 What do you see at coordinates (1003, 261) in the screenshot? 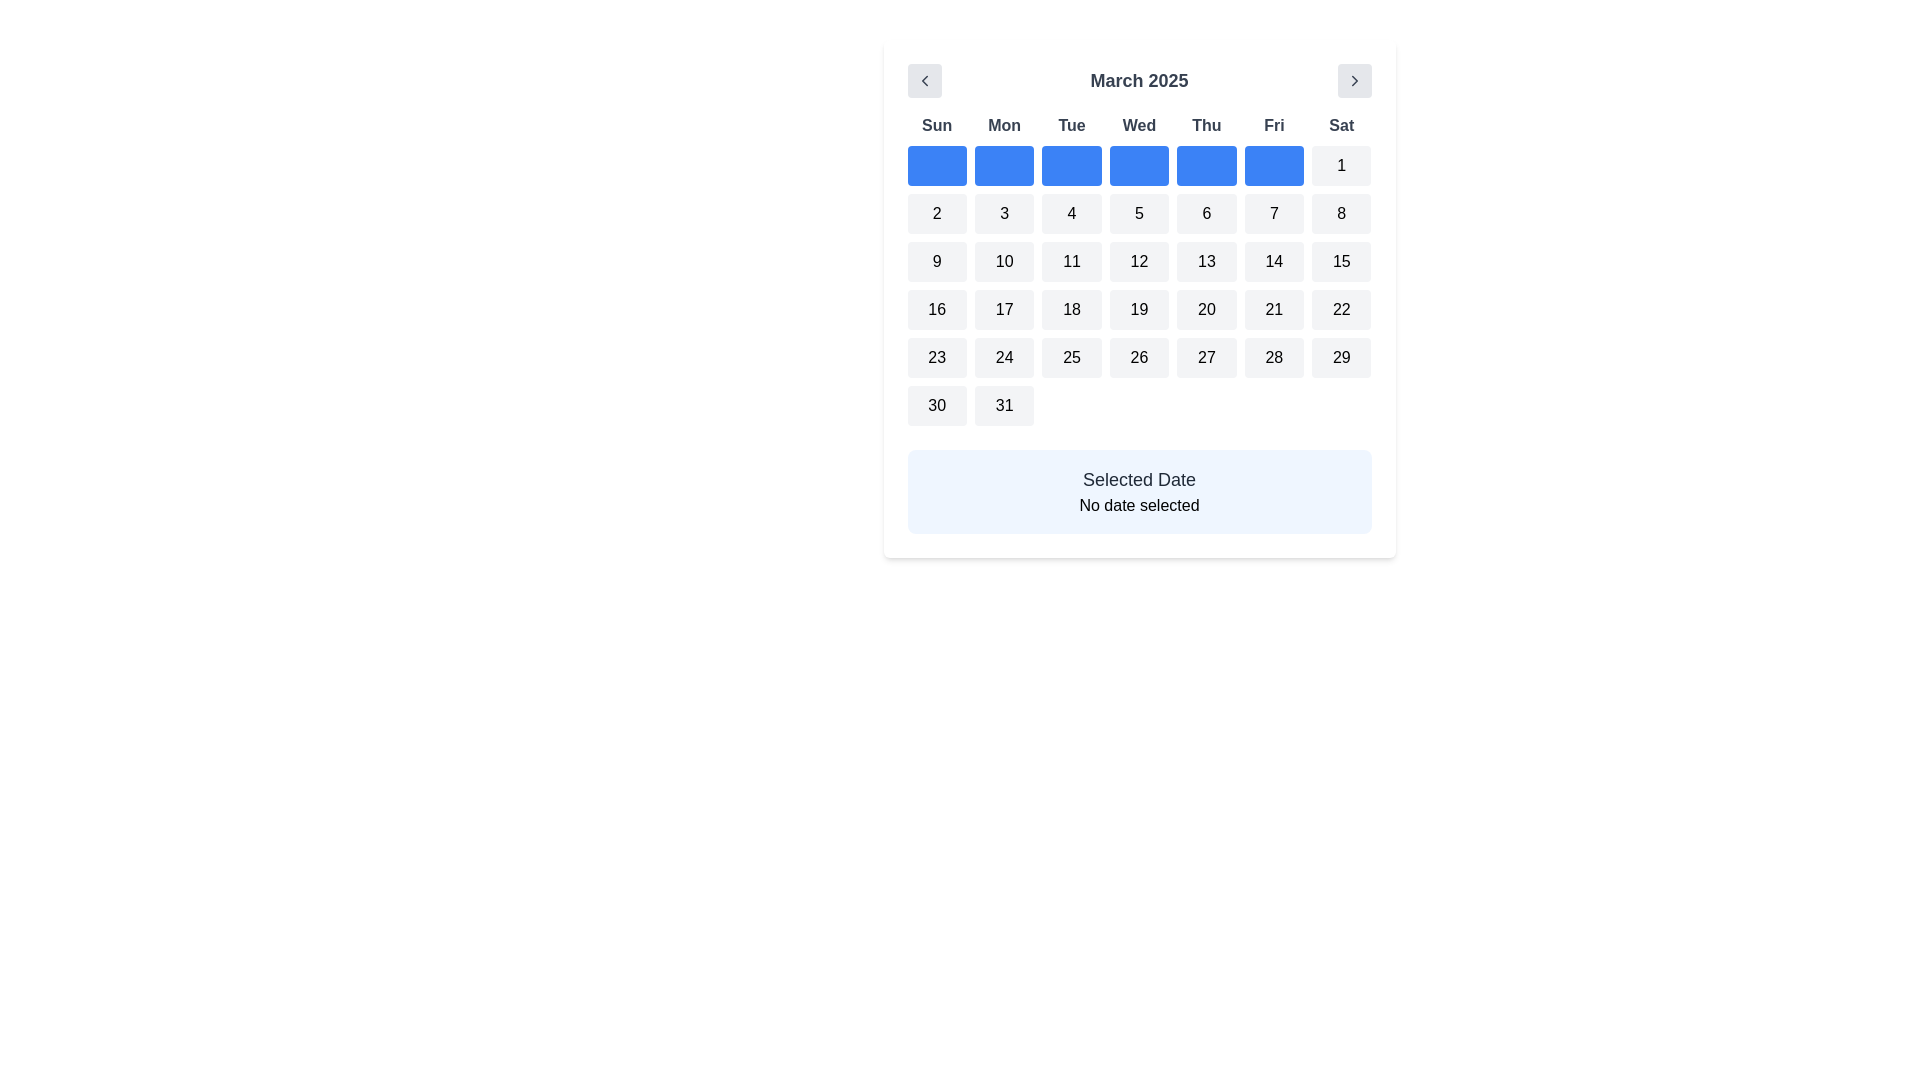
I see `the interactive date button` at bounding box center [1003, 261].